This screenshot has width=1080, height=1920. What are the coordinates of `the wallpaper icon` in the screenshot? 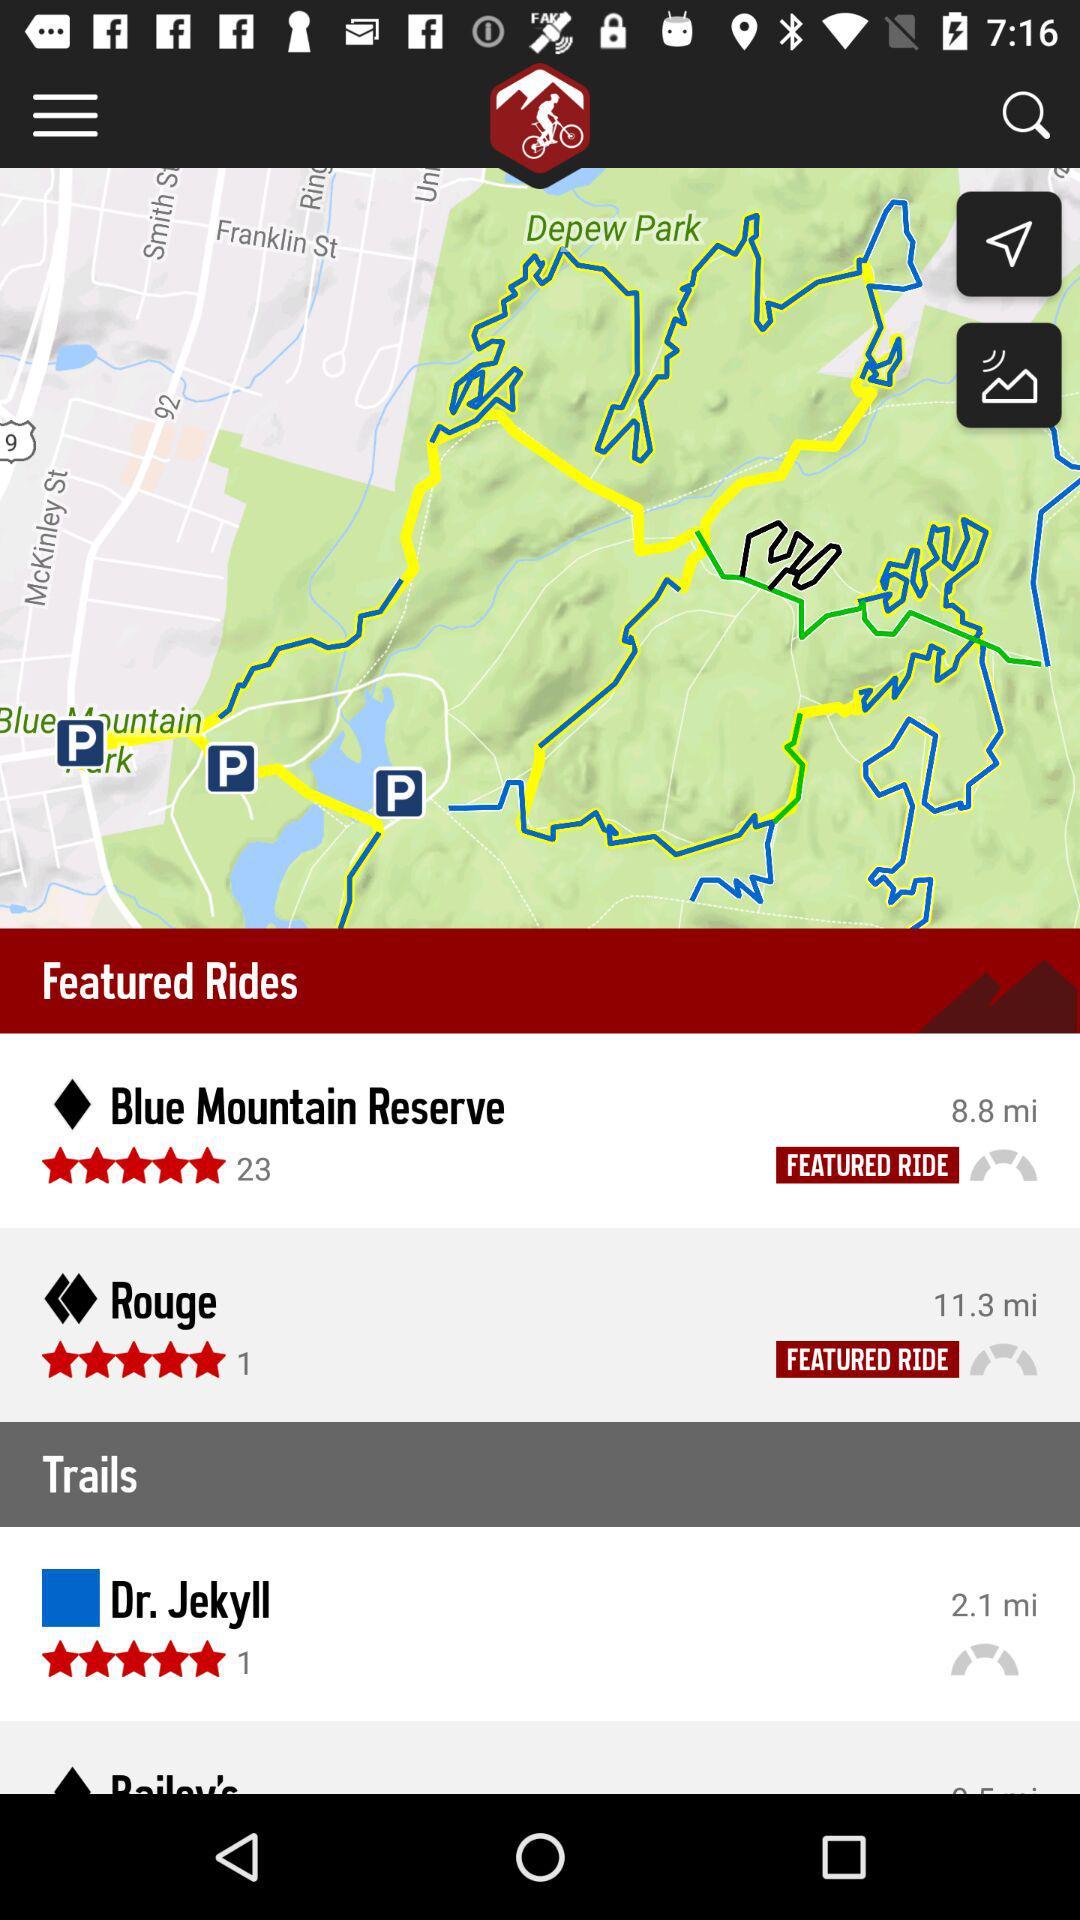 It's located at (1009, 380).